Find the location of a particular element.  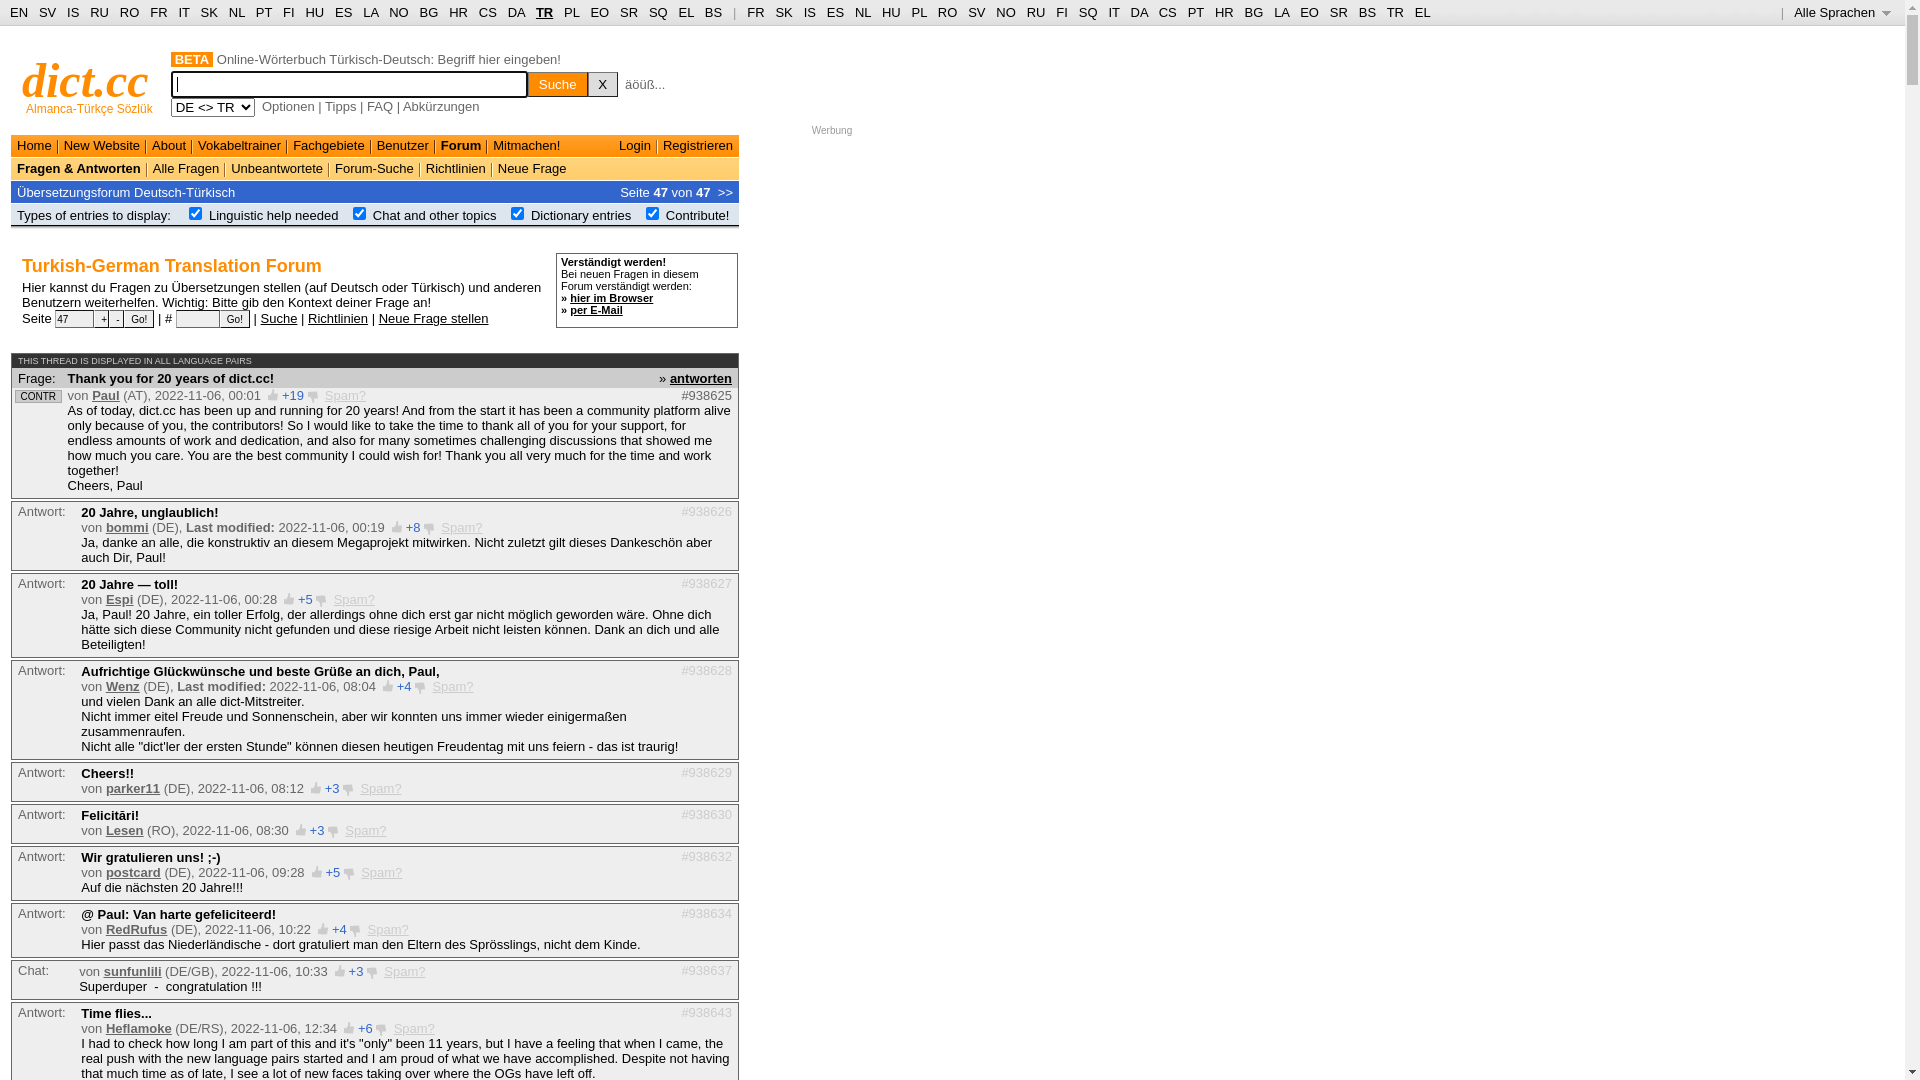

'EL' is located at coordinates (686, 12).